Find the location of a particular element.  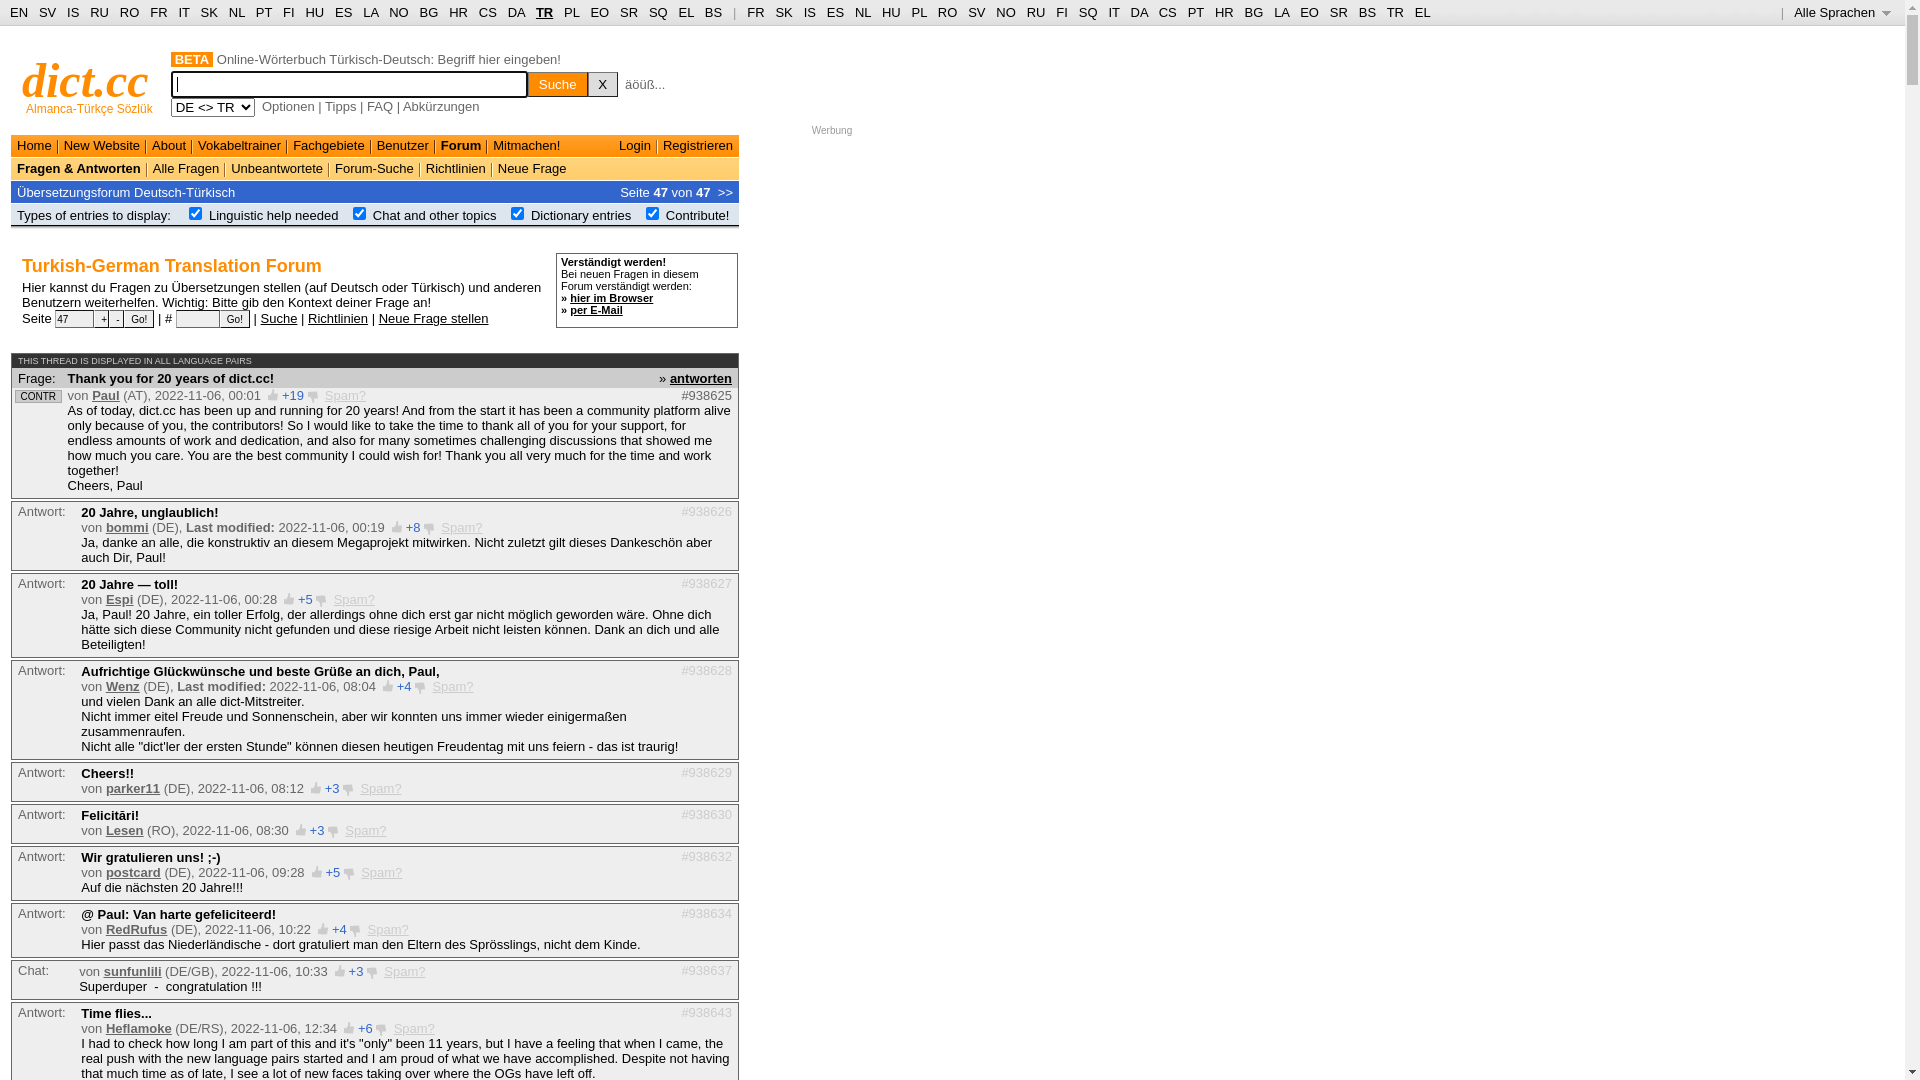

'EL' is located at coordinates (686, 12).